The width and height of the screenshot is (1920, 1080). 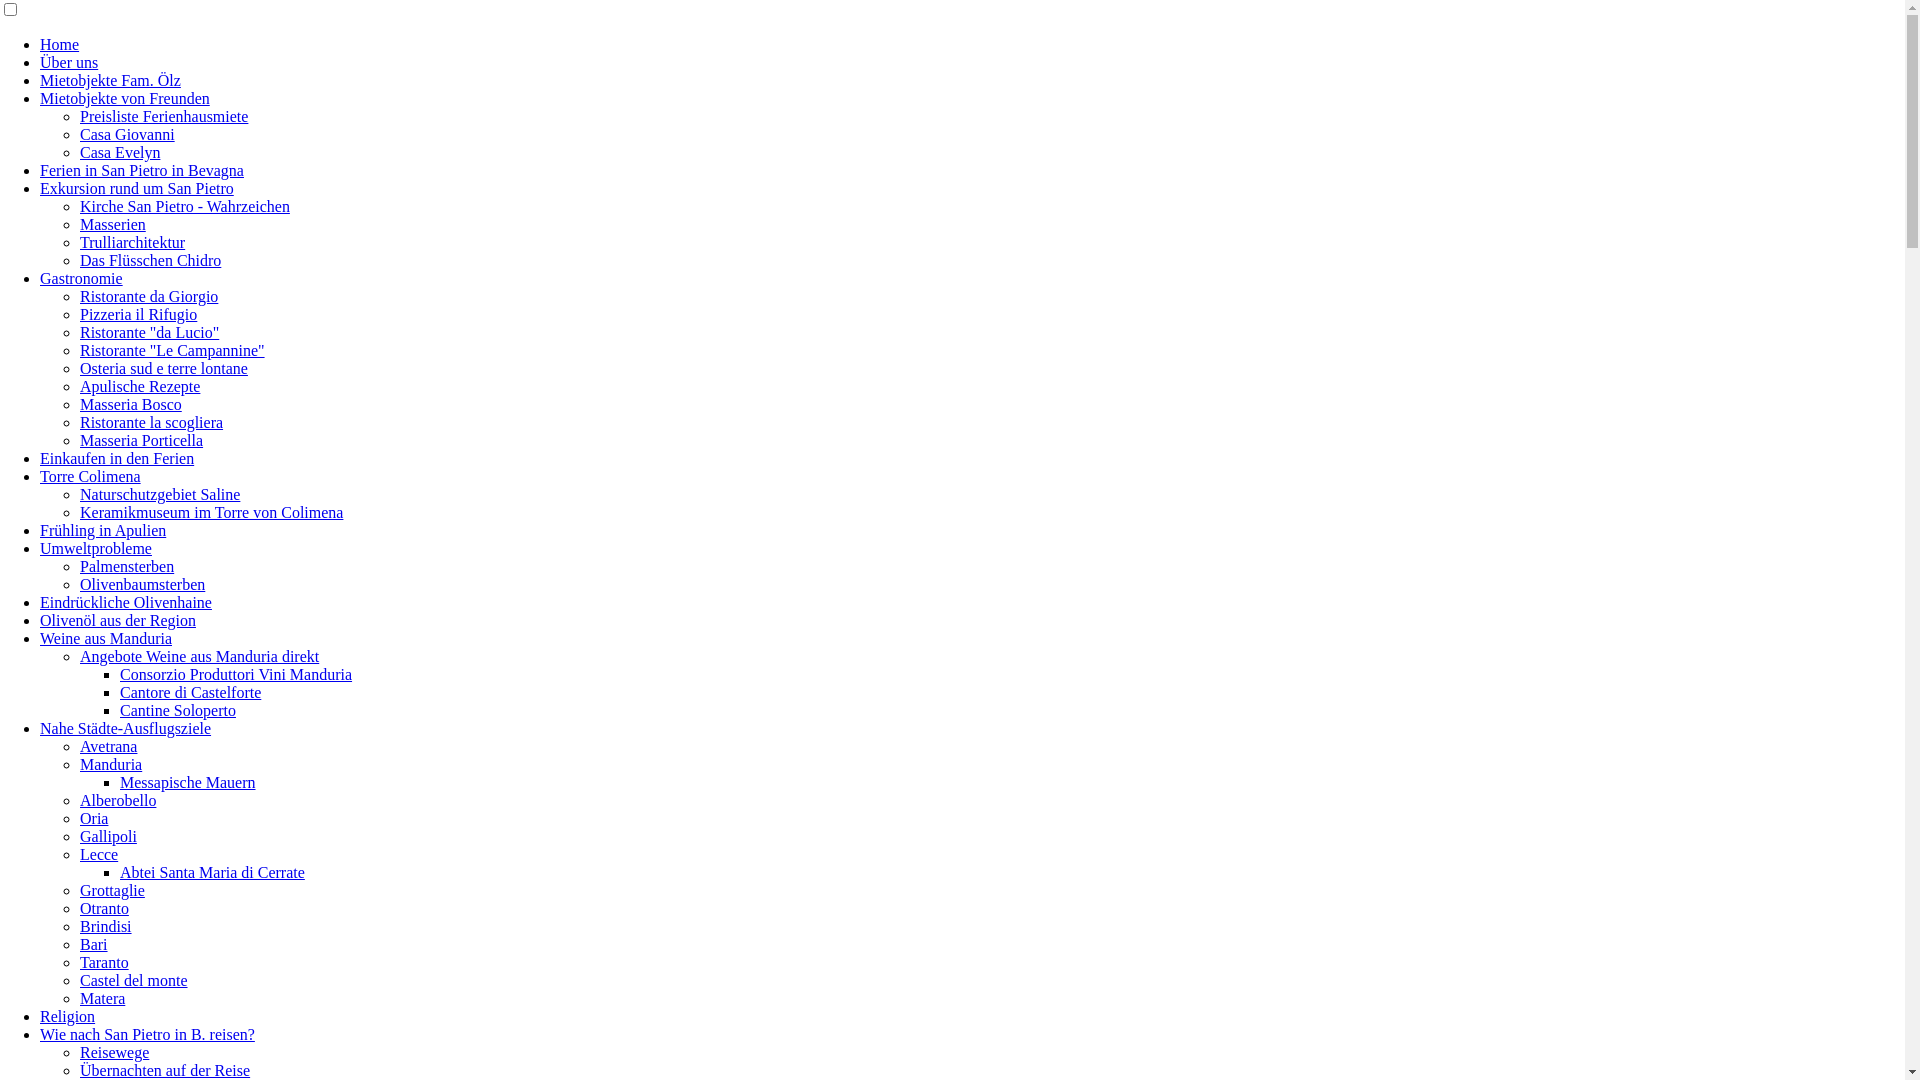 What do you see at coordinates (172, 349) in the screenshot?
I see `'Ristorante "Le Campannine"'` at bounding box center [172, 349].